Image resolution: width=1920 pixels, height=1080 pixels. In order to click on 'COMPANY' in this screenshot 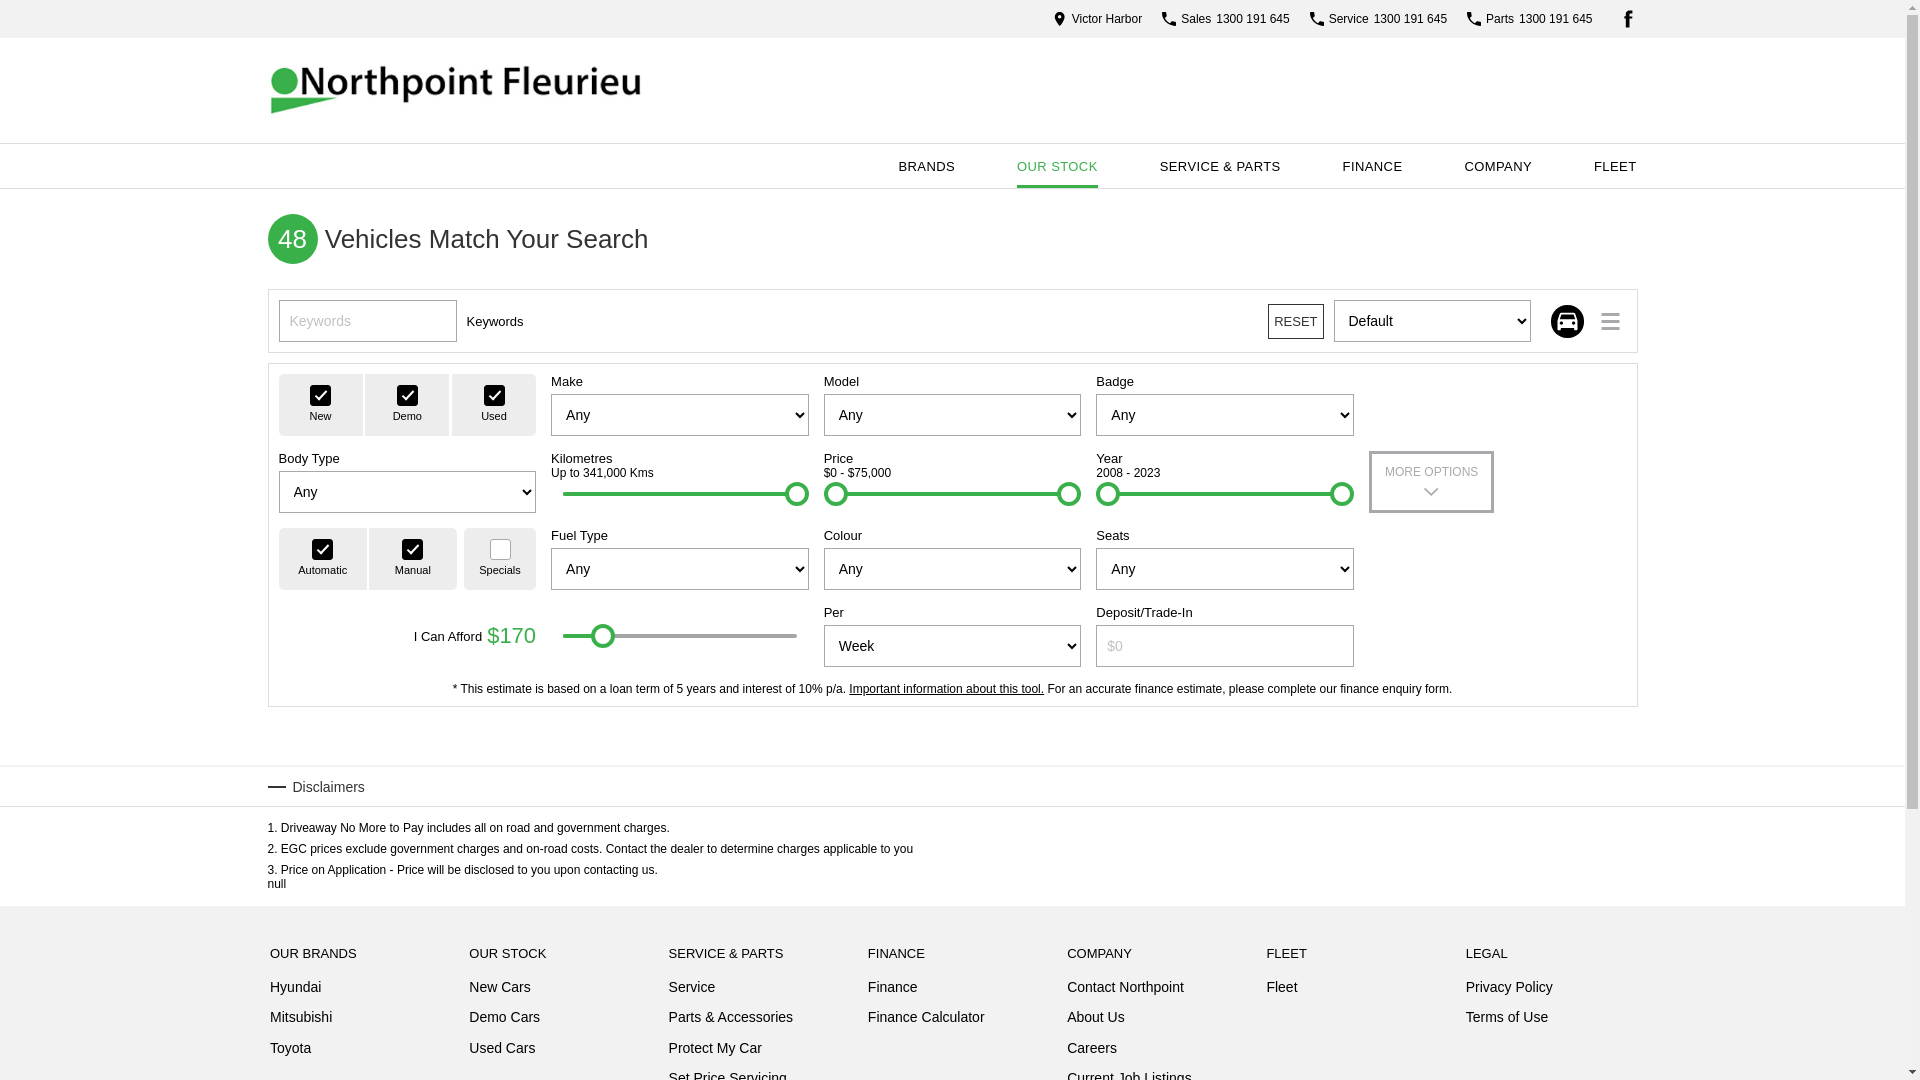, I will do `click(1448, 164)`.